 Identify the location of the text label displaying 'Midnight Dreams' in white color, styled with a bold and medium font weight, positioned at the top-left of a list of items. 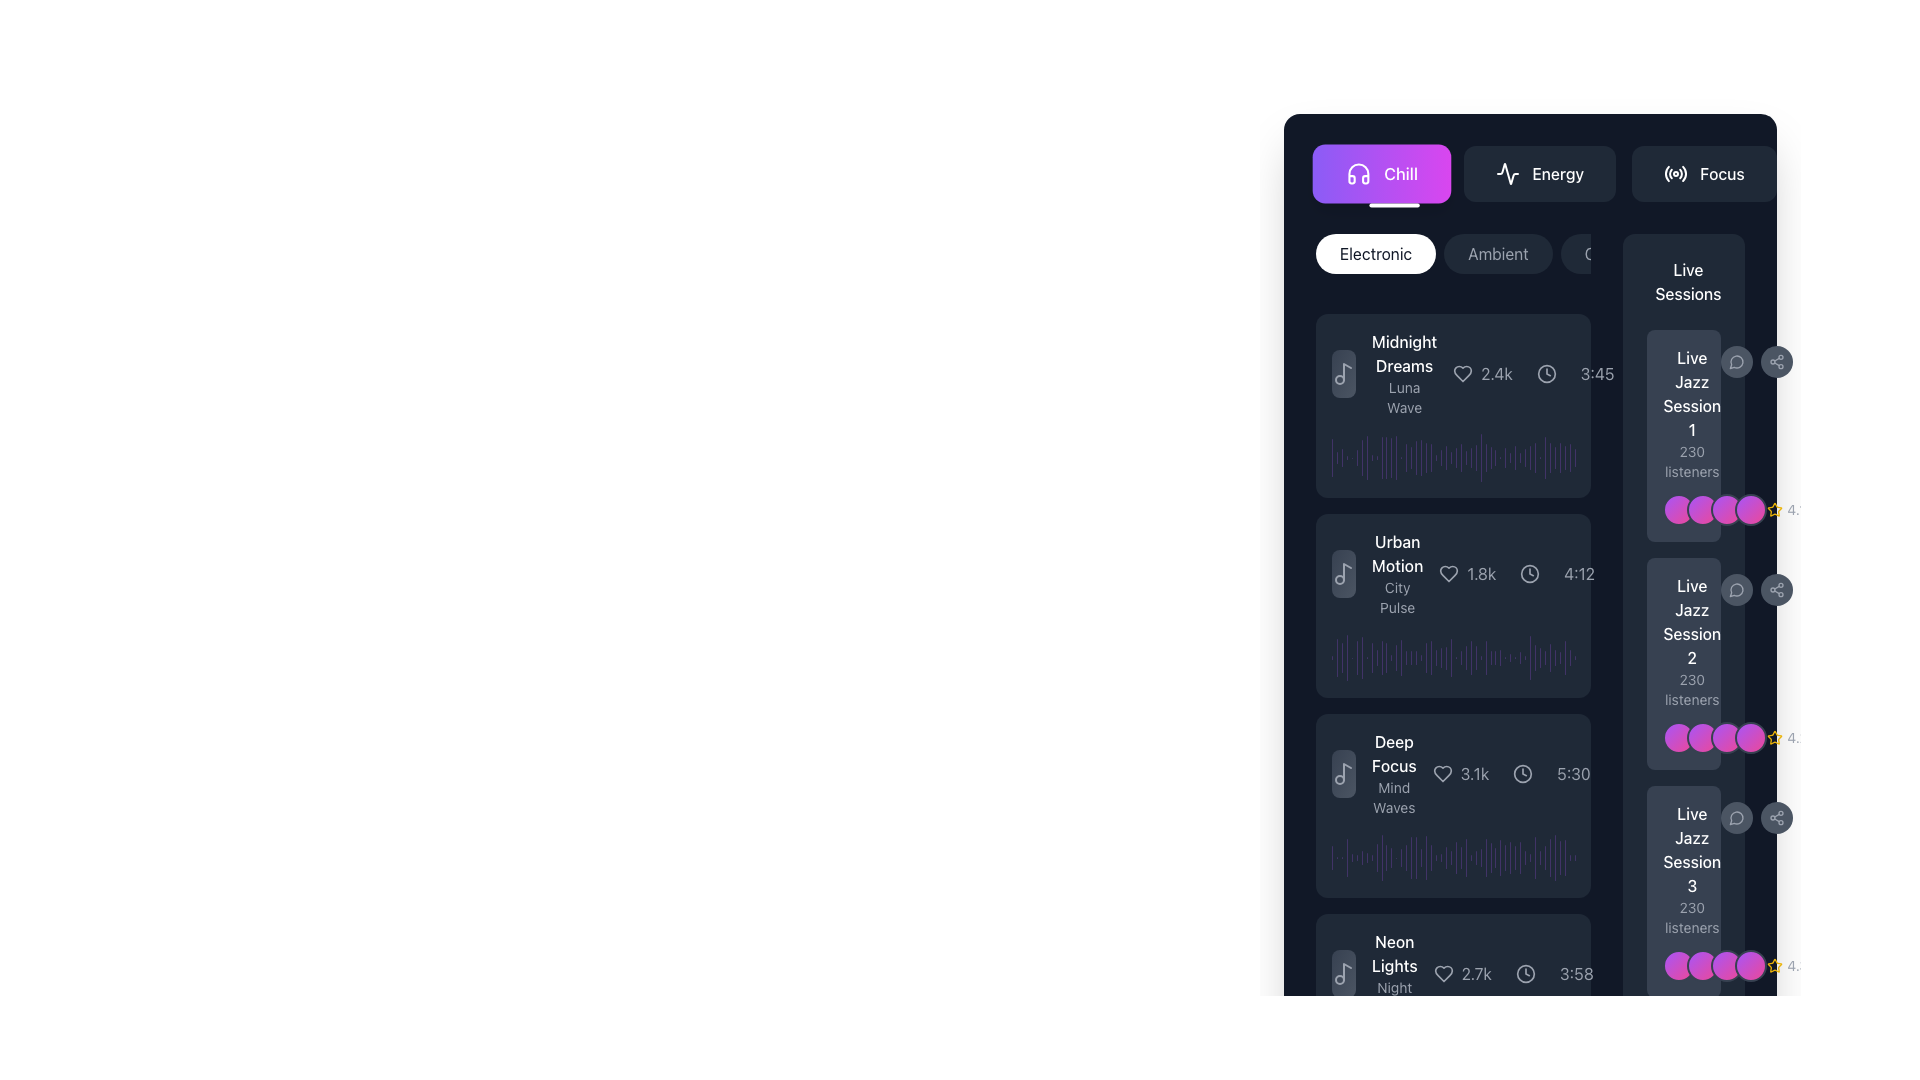
(1403, 353).